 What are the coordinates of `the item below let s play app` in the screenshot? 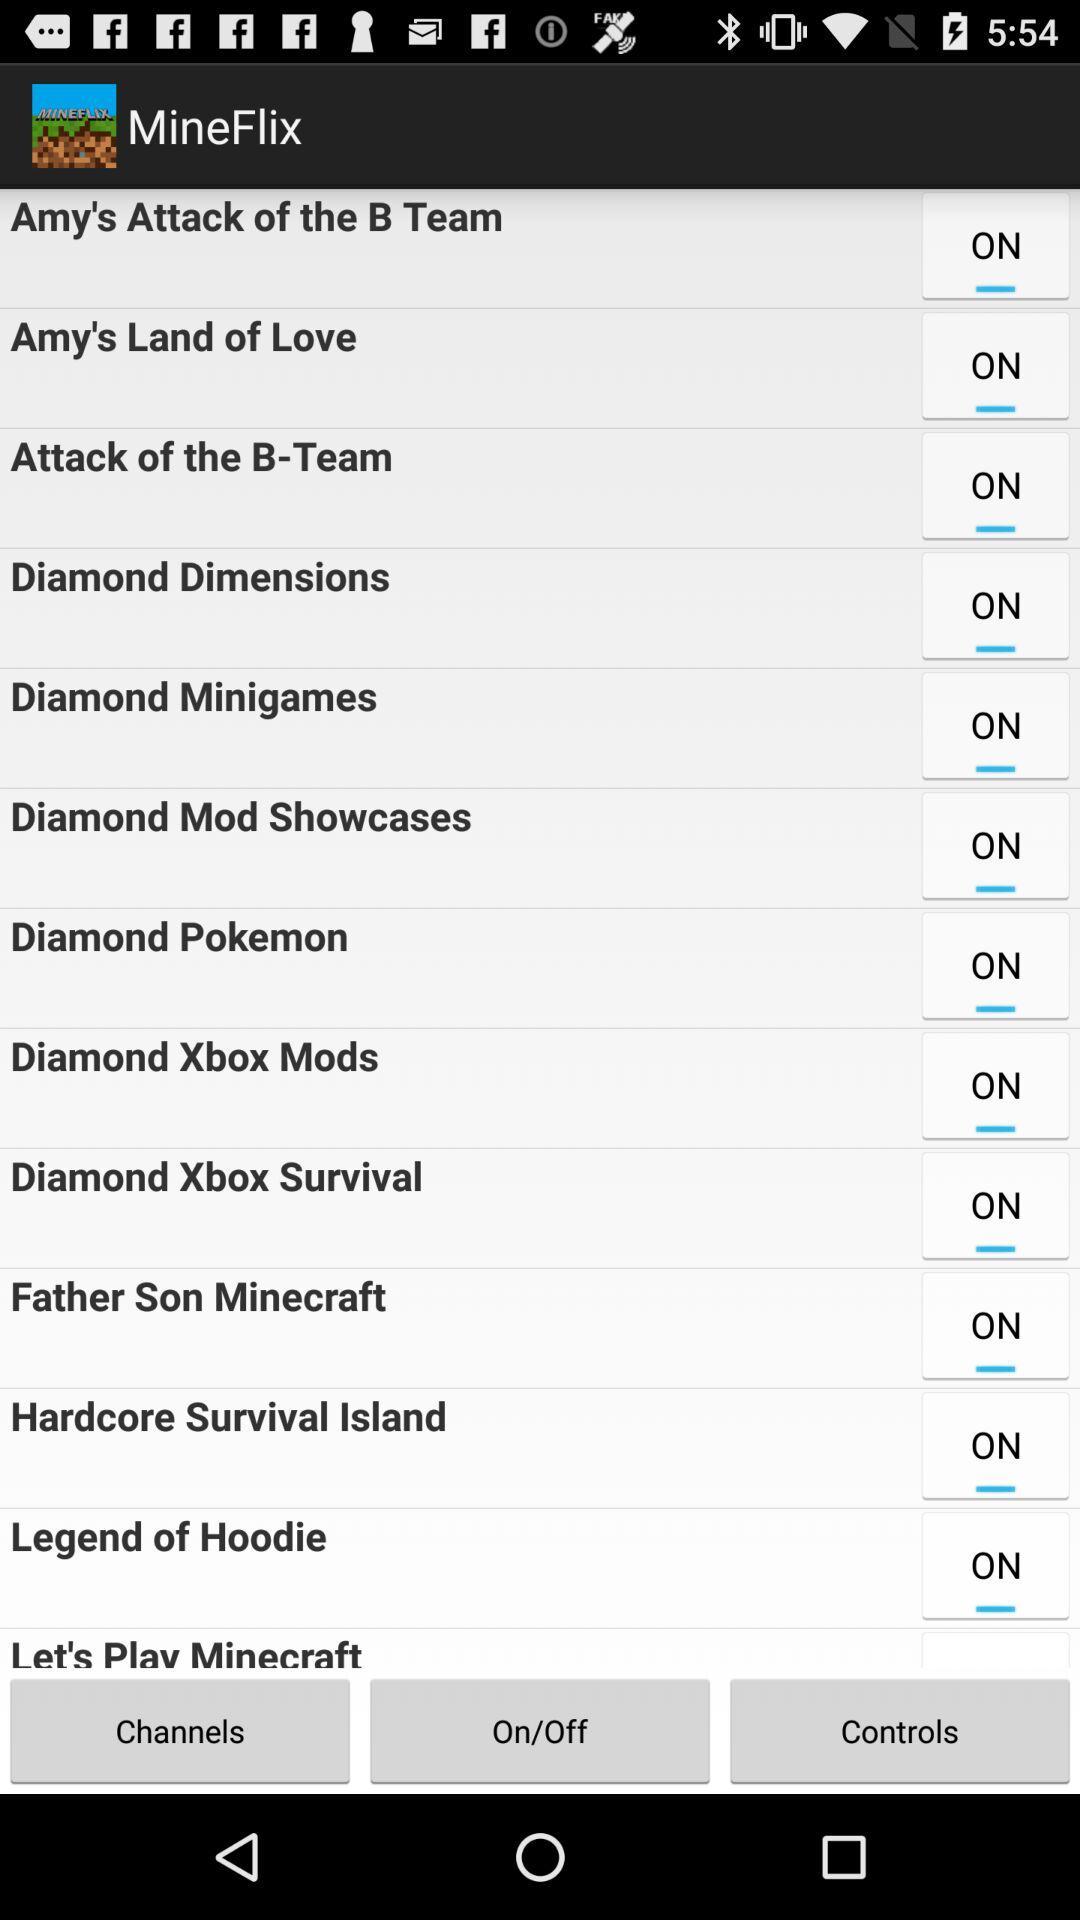 It's located at (540, 1730).